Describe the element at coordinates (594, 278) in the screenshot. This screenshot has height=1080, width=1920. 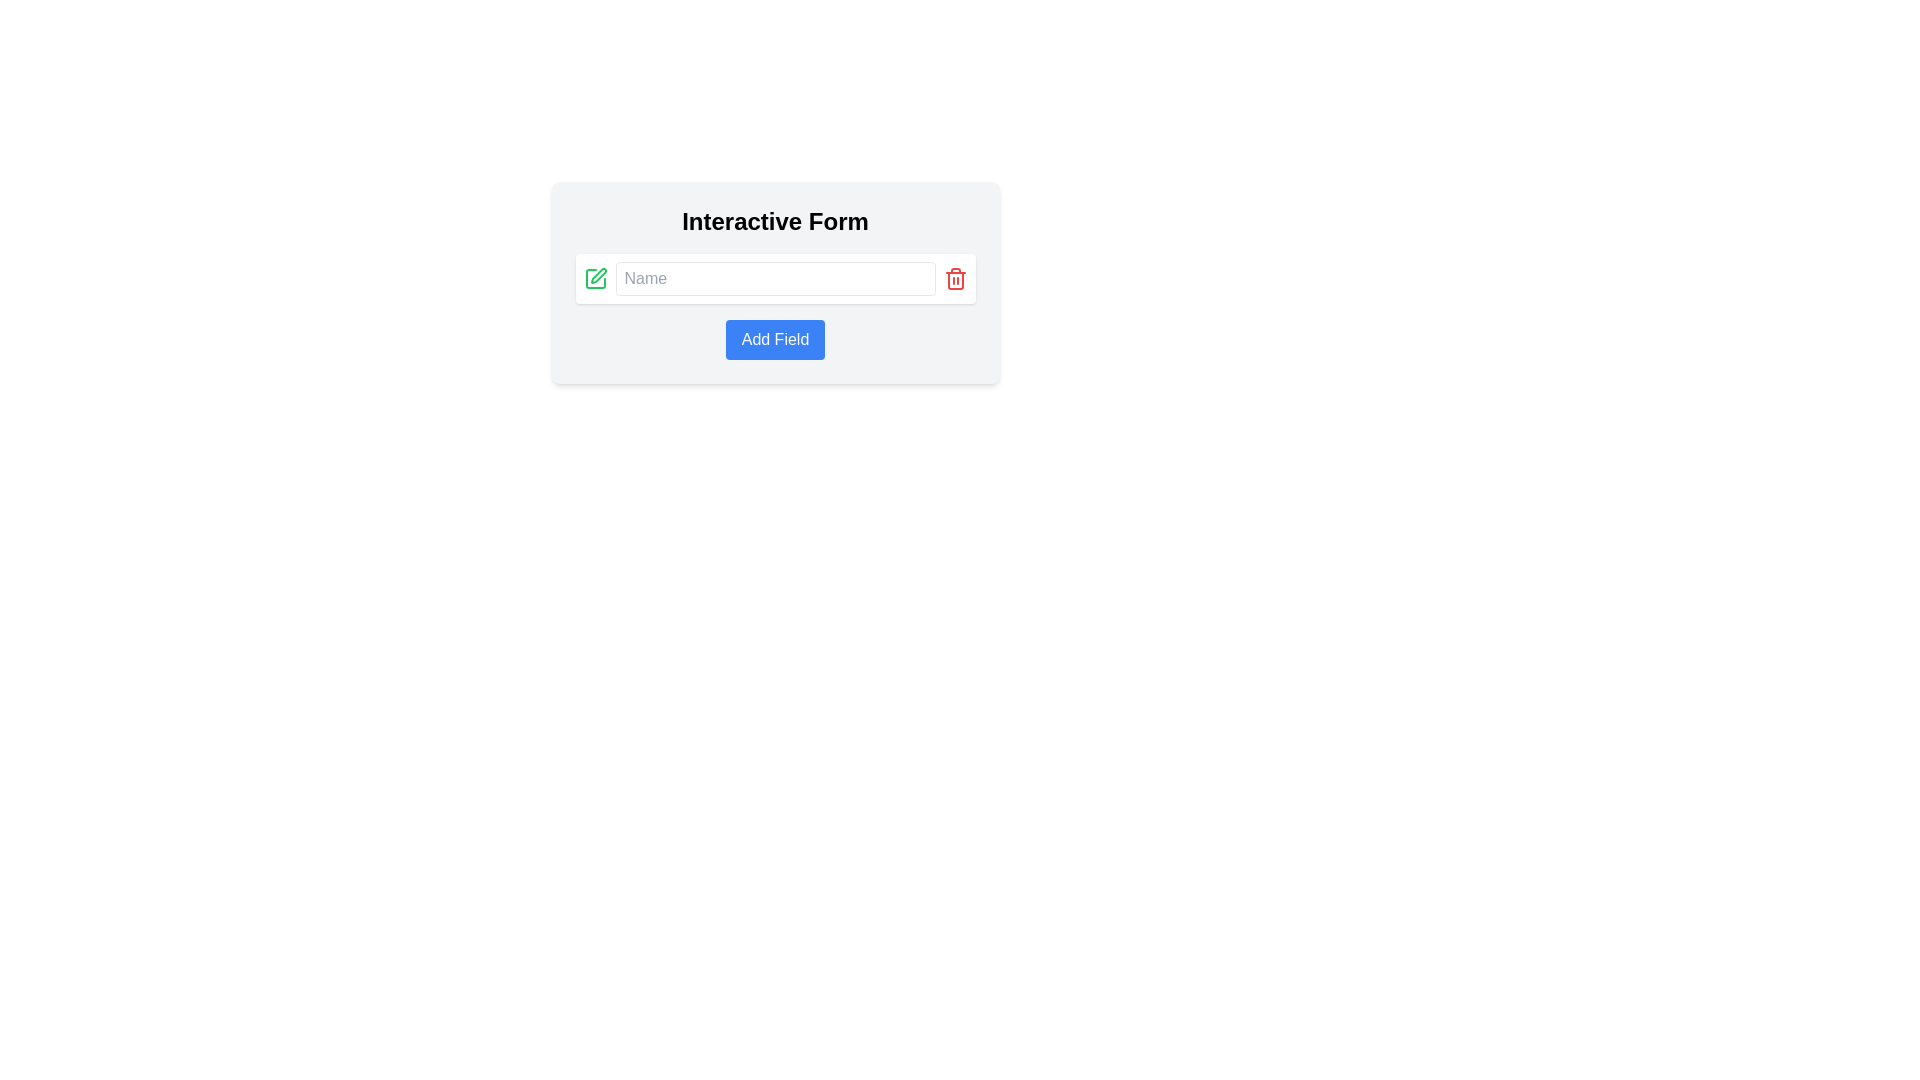
I see `the green pen icon SVG element located to the left of the 'Name' text input field` at that location.